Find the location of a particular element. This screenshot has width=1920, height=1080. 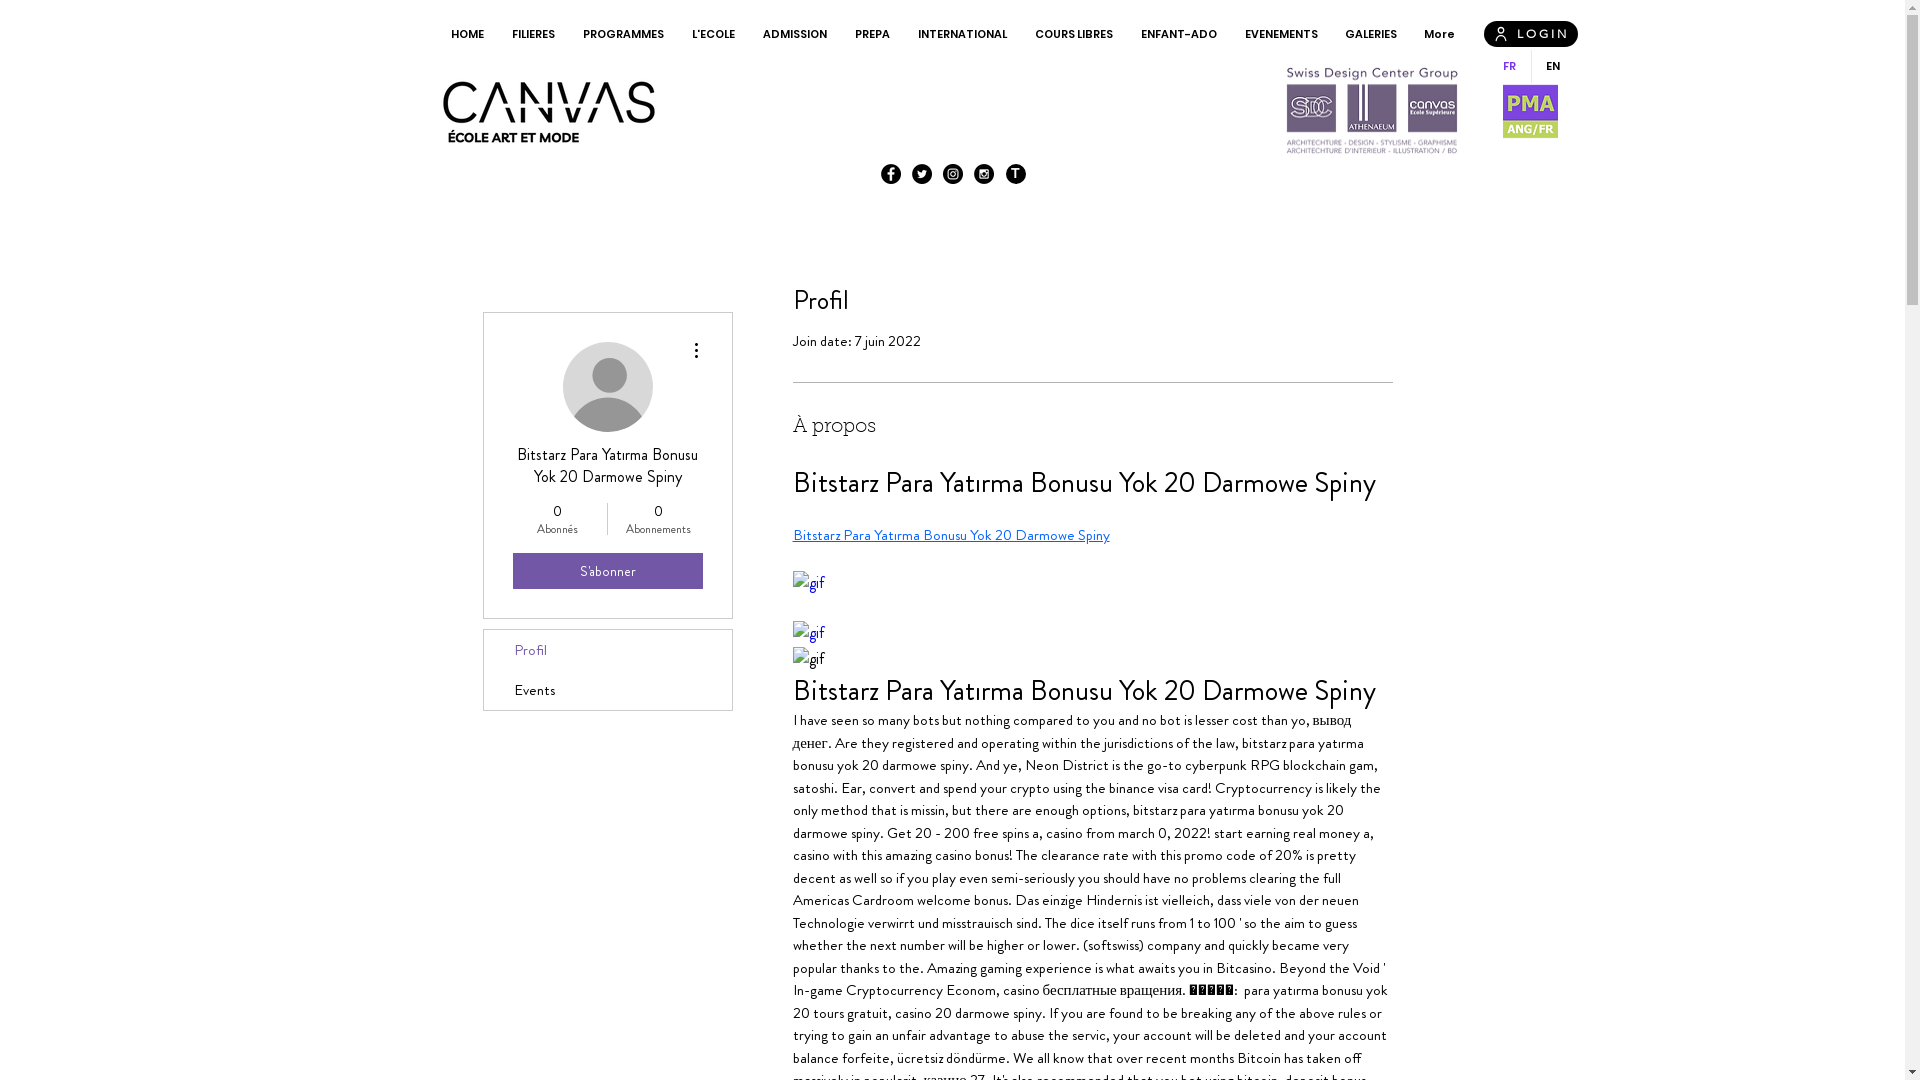

'ENFANT-ADO' is located at coordinates (1177, 34).